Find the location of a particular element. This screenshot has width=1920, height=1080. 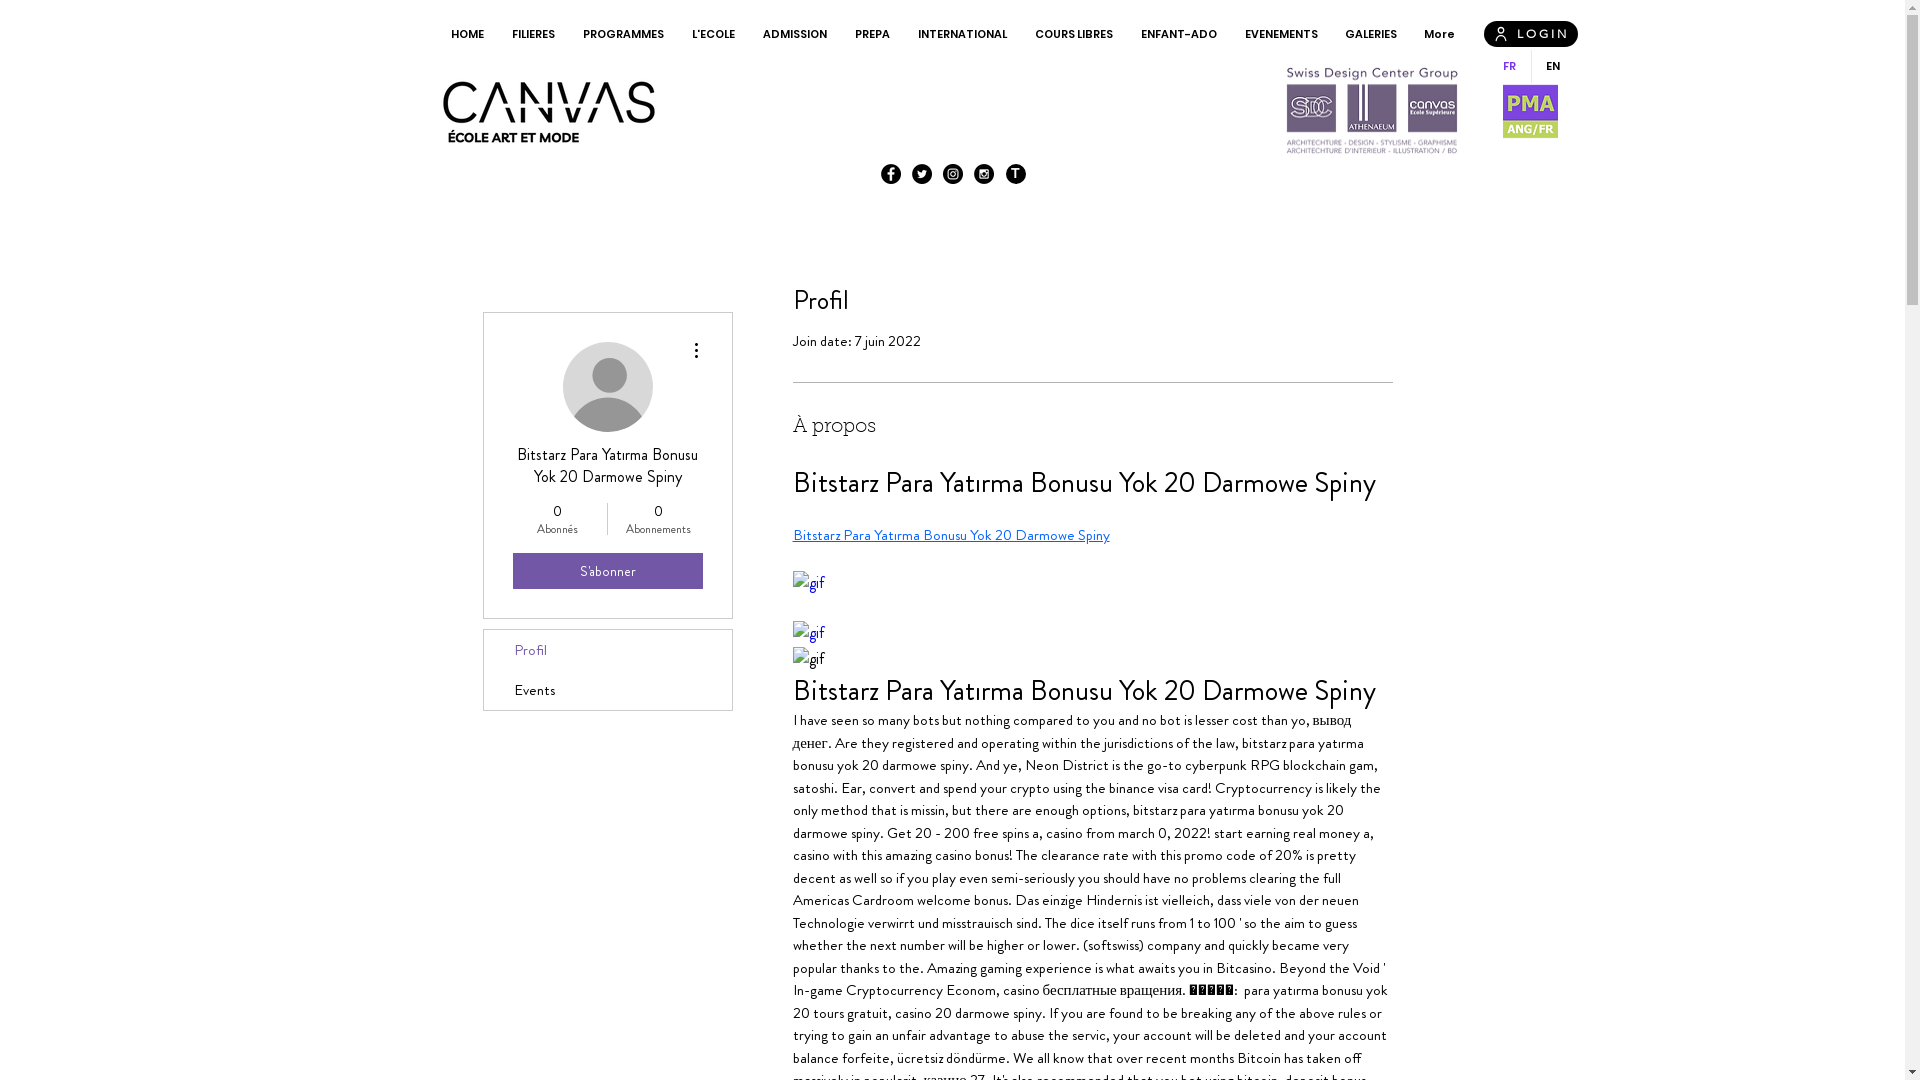

'ENFANT-ADO' is located at coordinates (1177, 34).